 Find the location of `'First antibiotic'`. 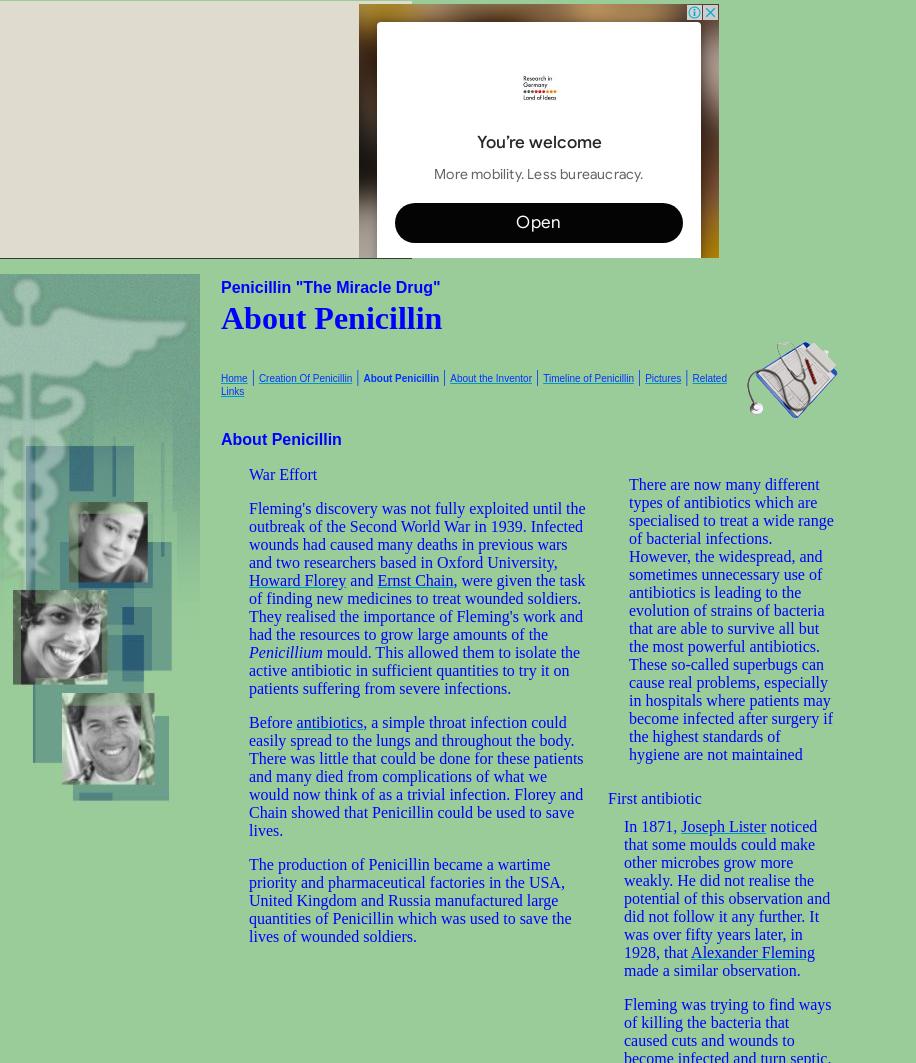

'First antibiotic' is located at coordinates (653, 797).